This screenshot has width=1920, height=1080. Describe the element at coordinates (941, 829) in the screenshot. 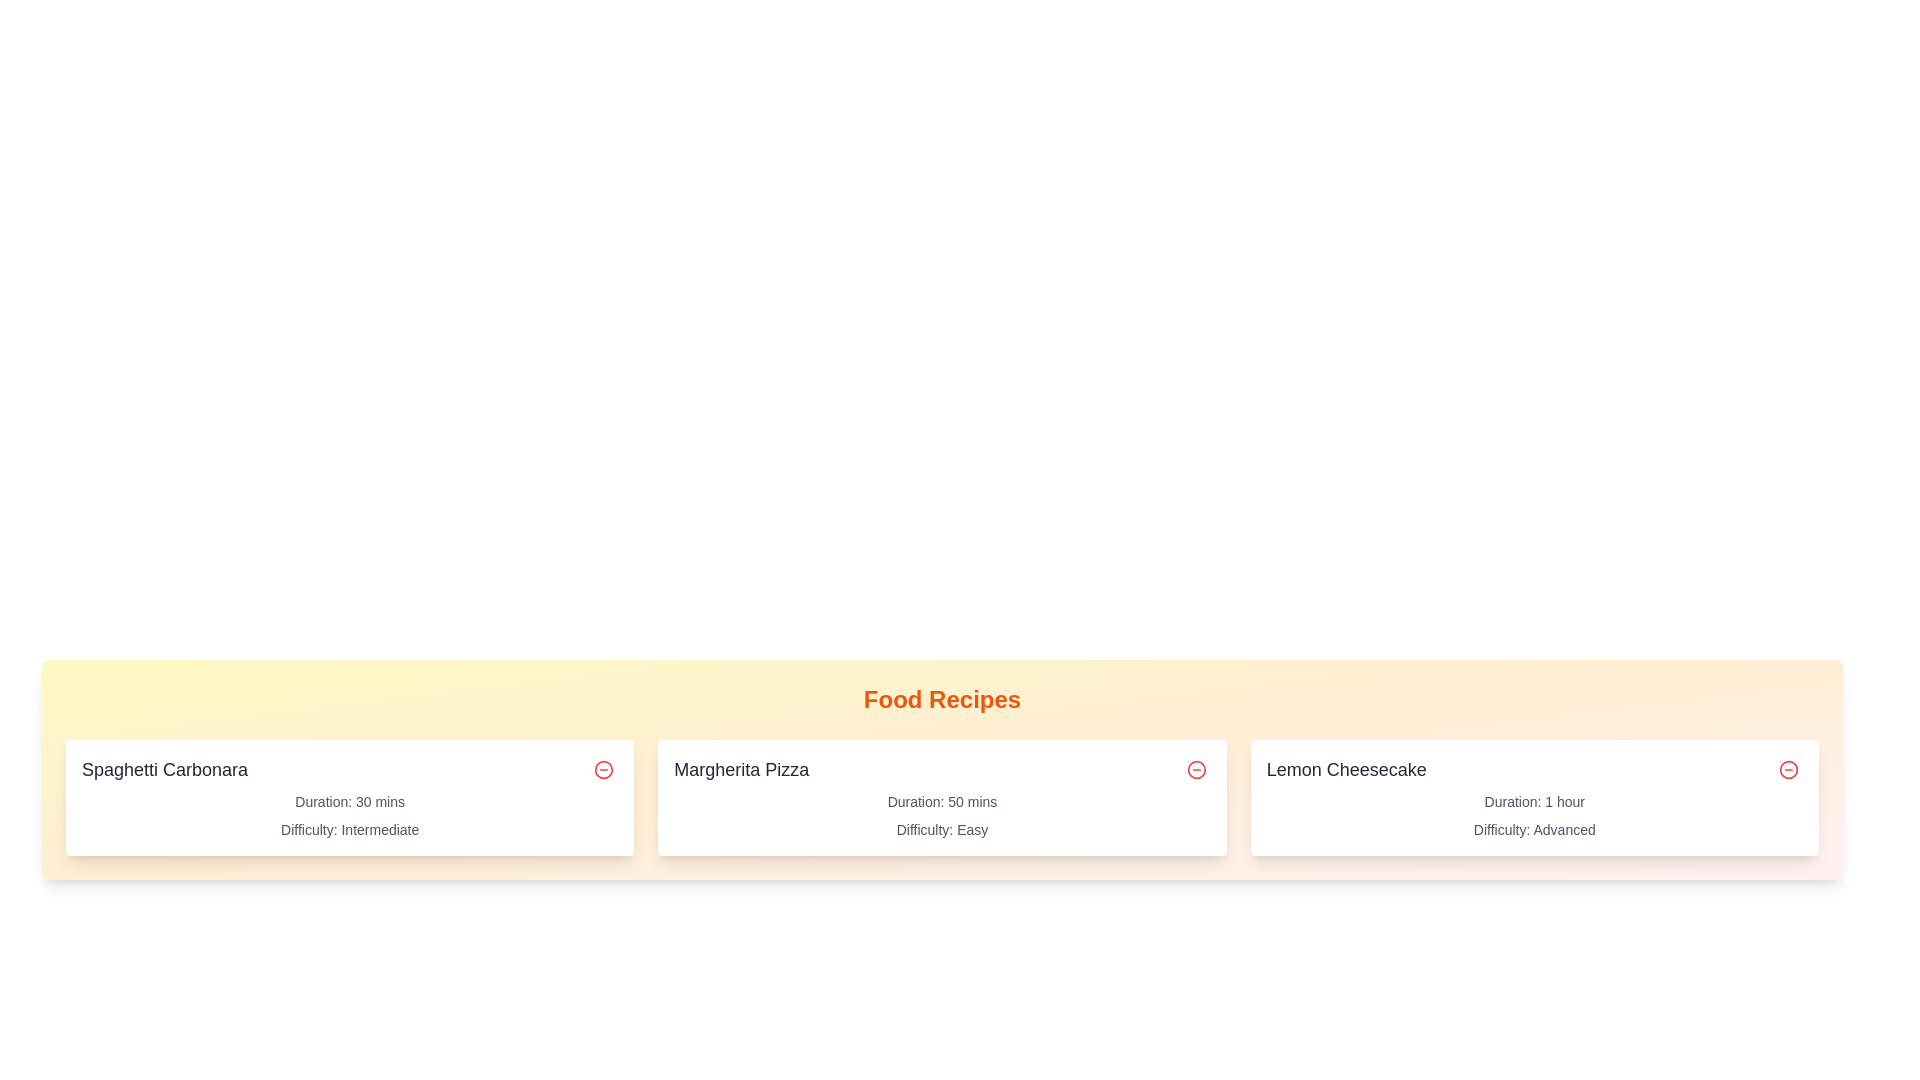

I see `the static text label that displays 'Difficulty: Easy', which is styled with a small gray font and positioned below 'Duration: 50 mins' in the 'Margherita Pizza' card` at that location.